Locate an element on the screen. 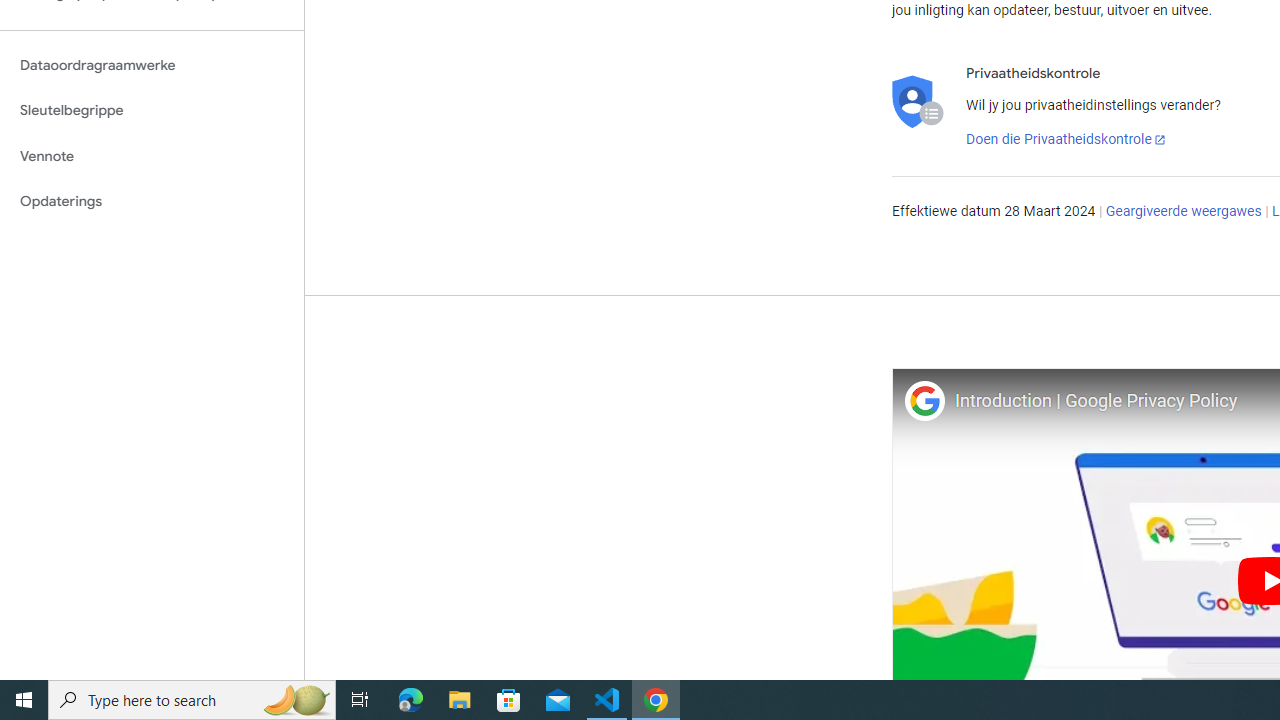 This screenshot has width=1280, height=720. 'Sleutelbegrippe' is located at coordinates (151, 110).